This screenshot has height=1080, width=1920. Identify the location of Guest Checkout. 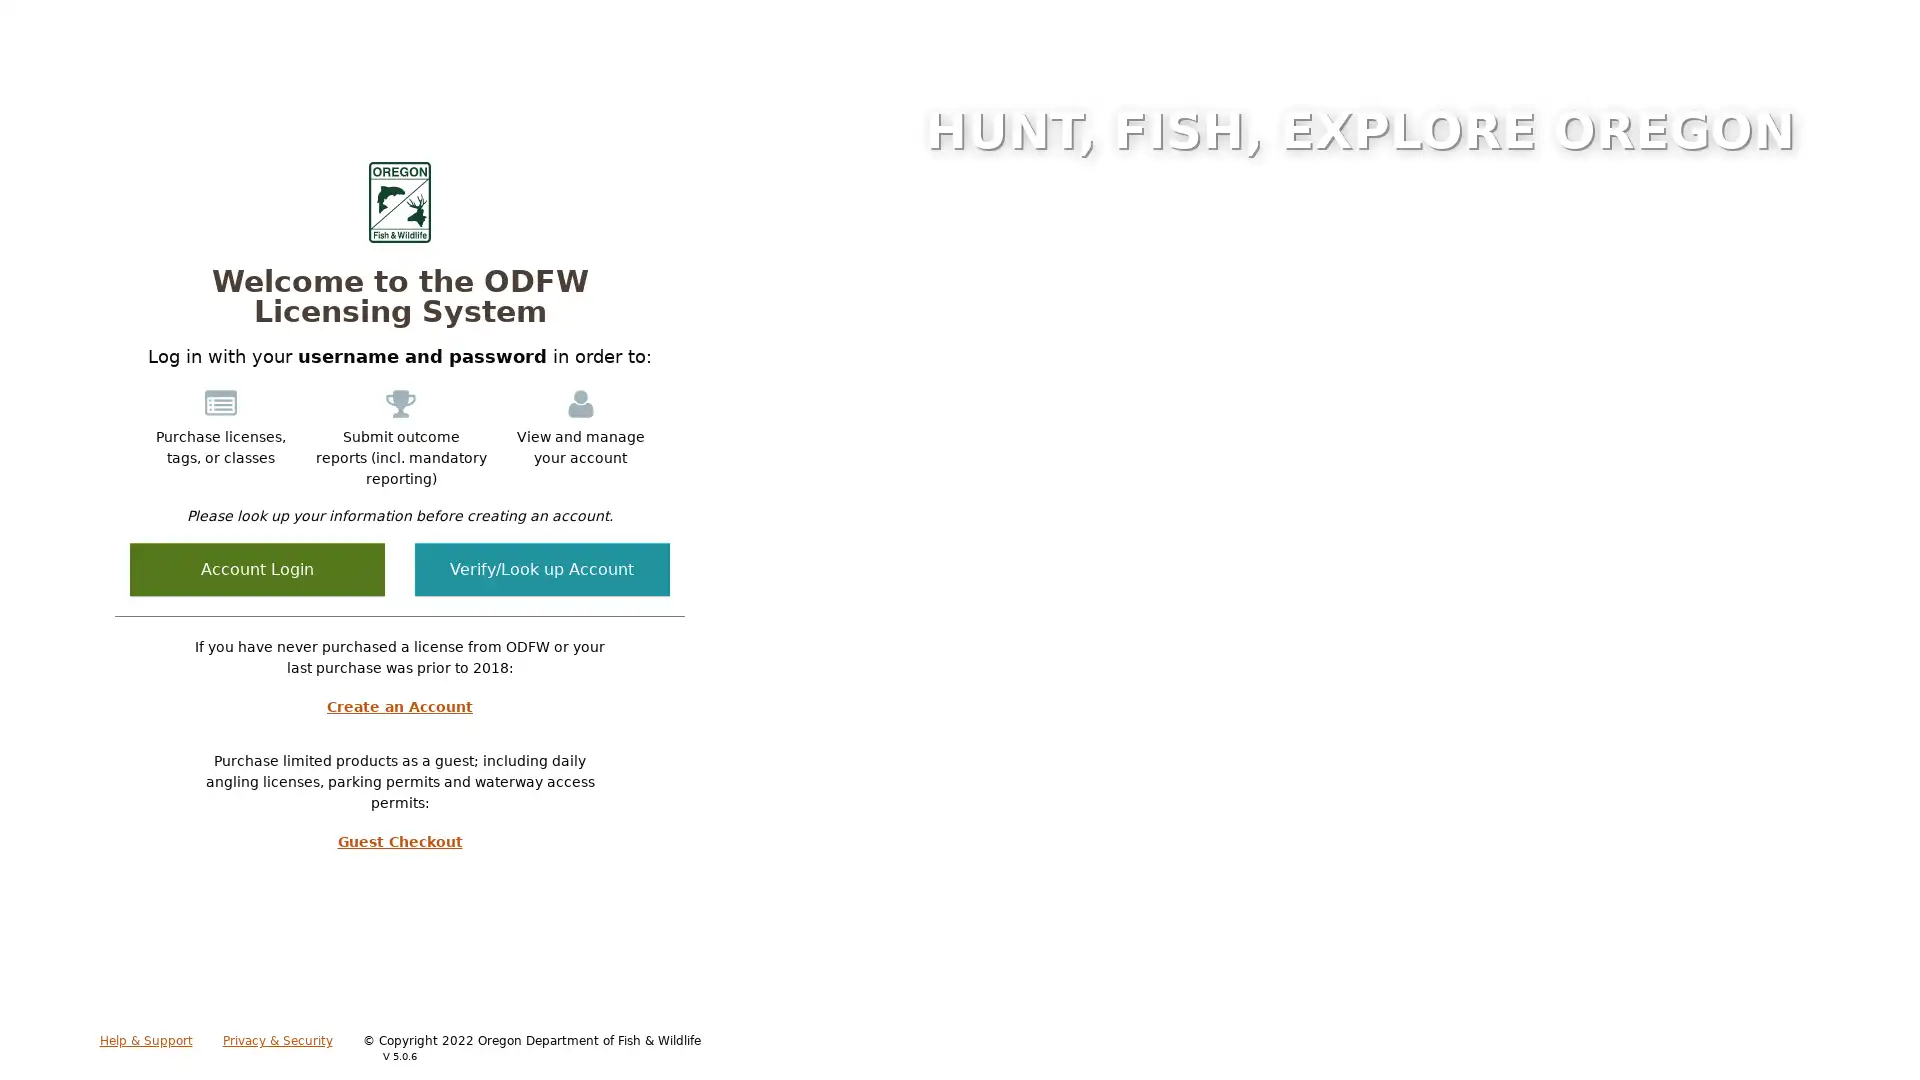
(399, 841).